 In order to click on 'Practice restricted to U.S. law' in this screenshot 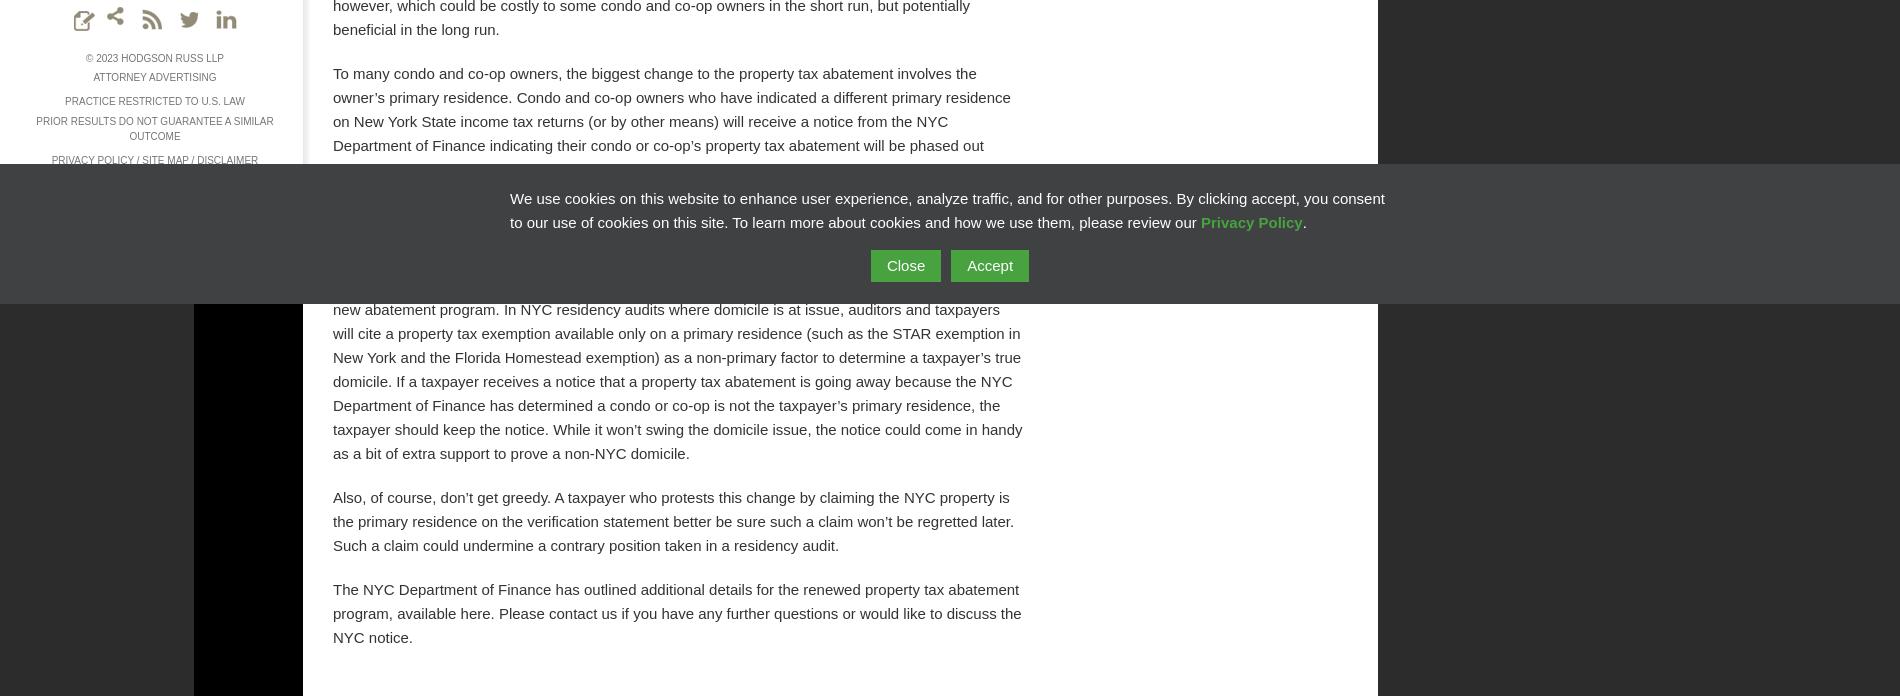, I will do `click(154, 100)`.